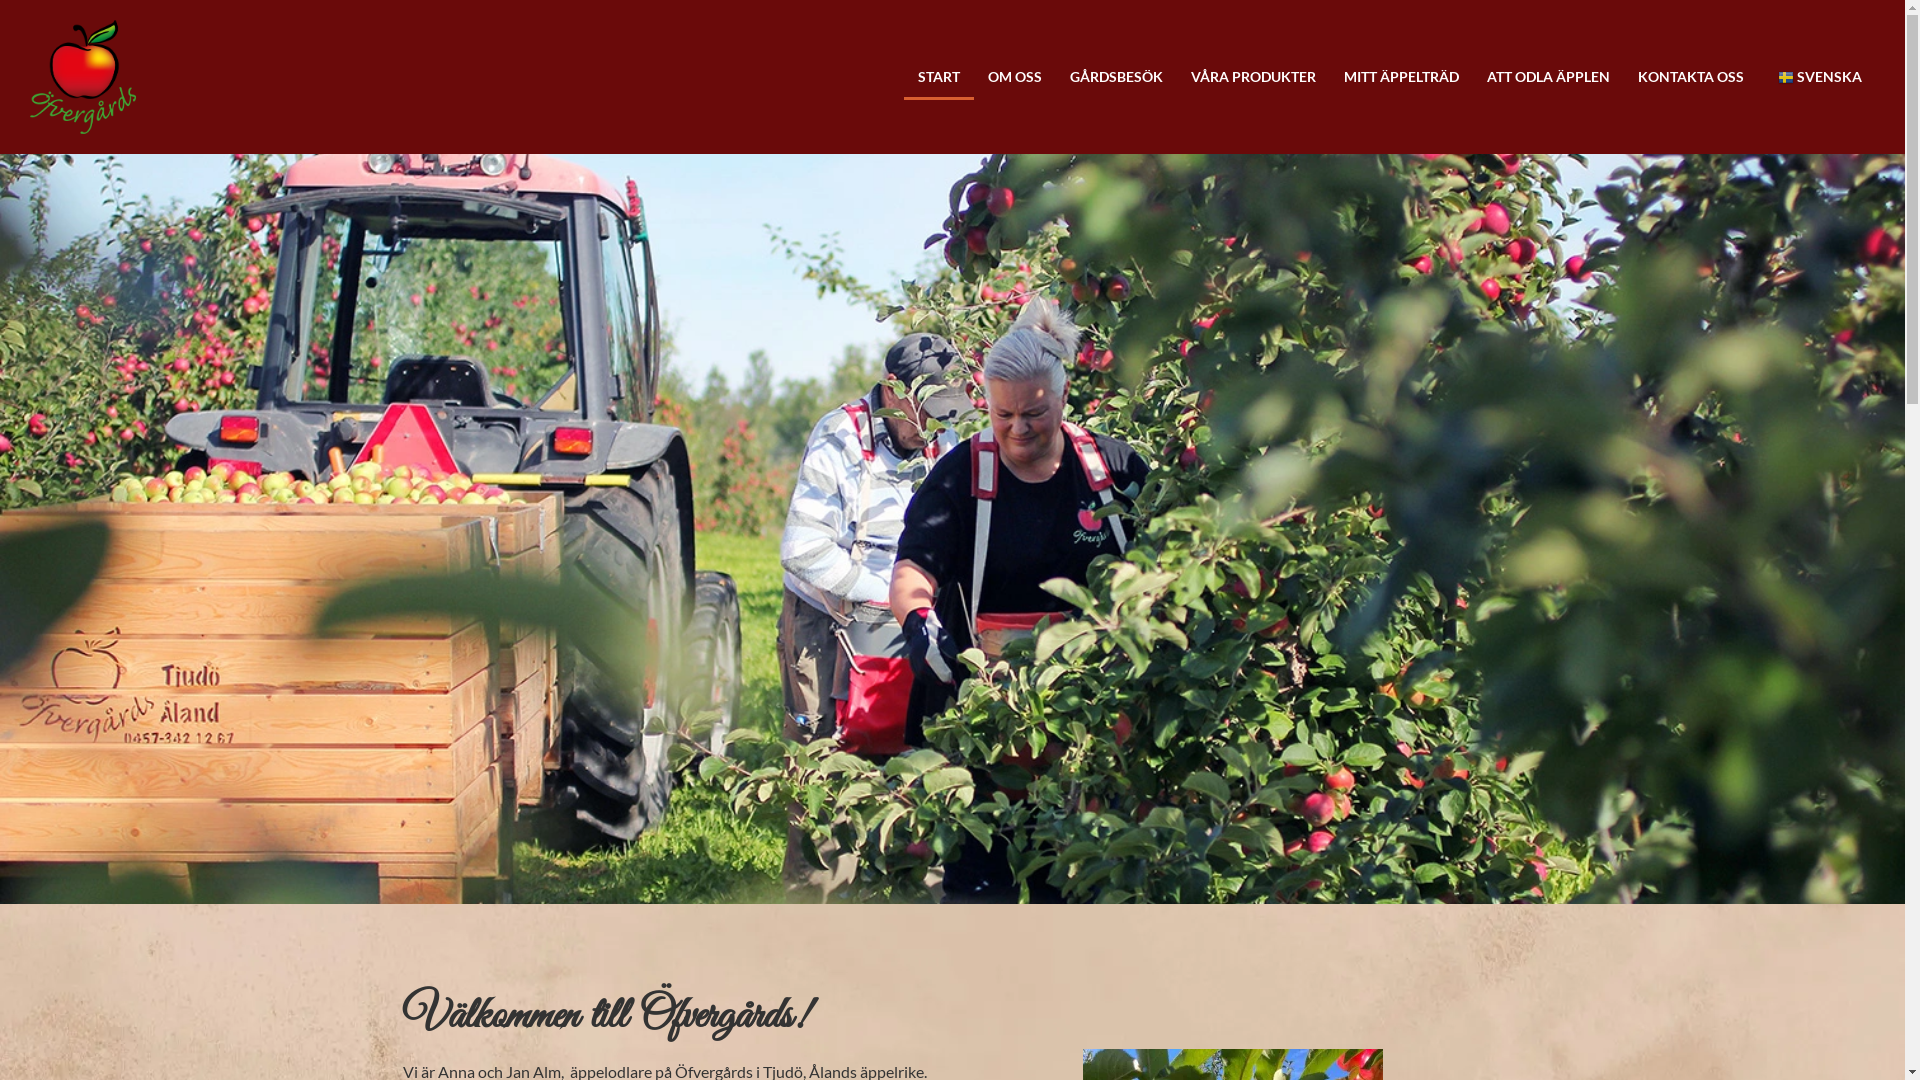 The height and width of the screenshot is (1080, 1920). What do you see at coordinates (1756, 76) in the screenshot?
I see `'SVENSKA'` at bounding box center [1756, 76].